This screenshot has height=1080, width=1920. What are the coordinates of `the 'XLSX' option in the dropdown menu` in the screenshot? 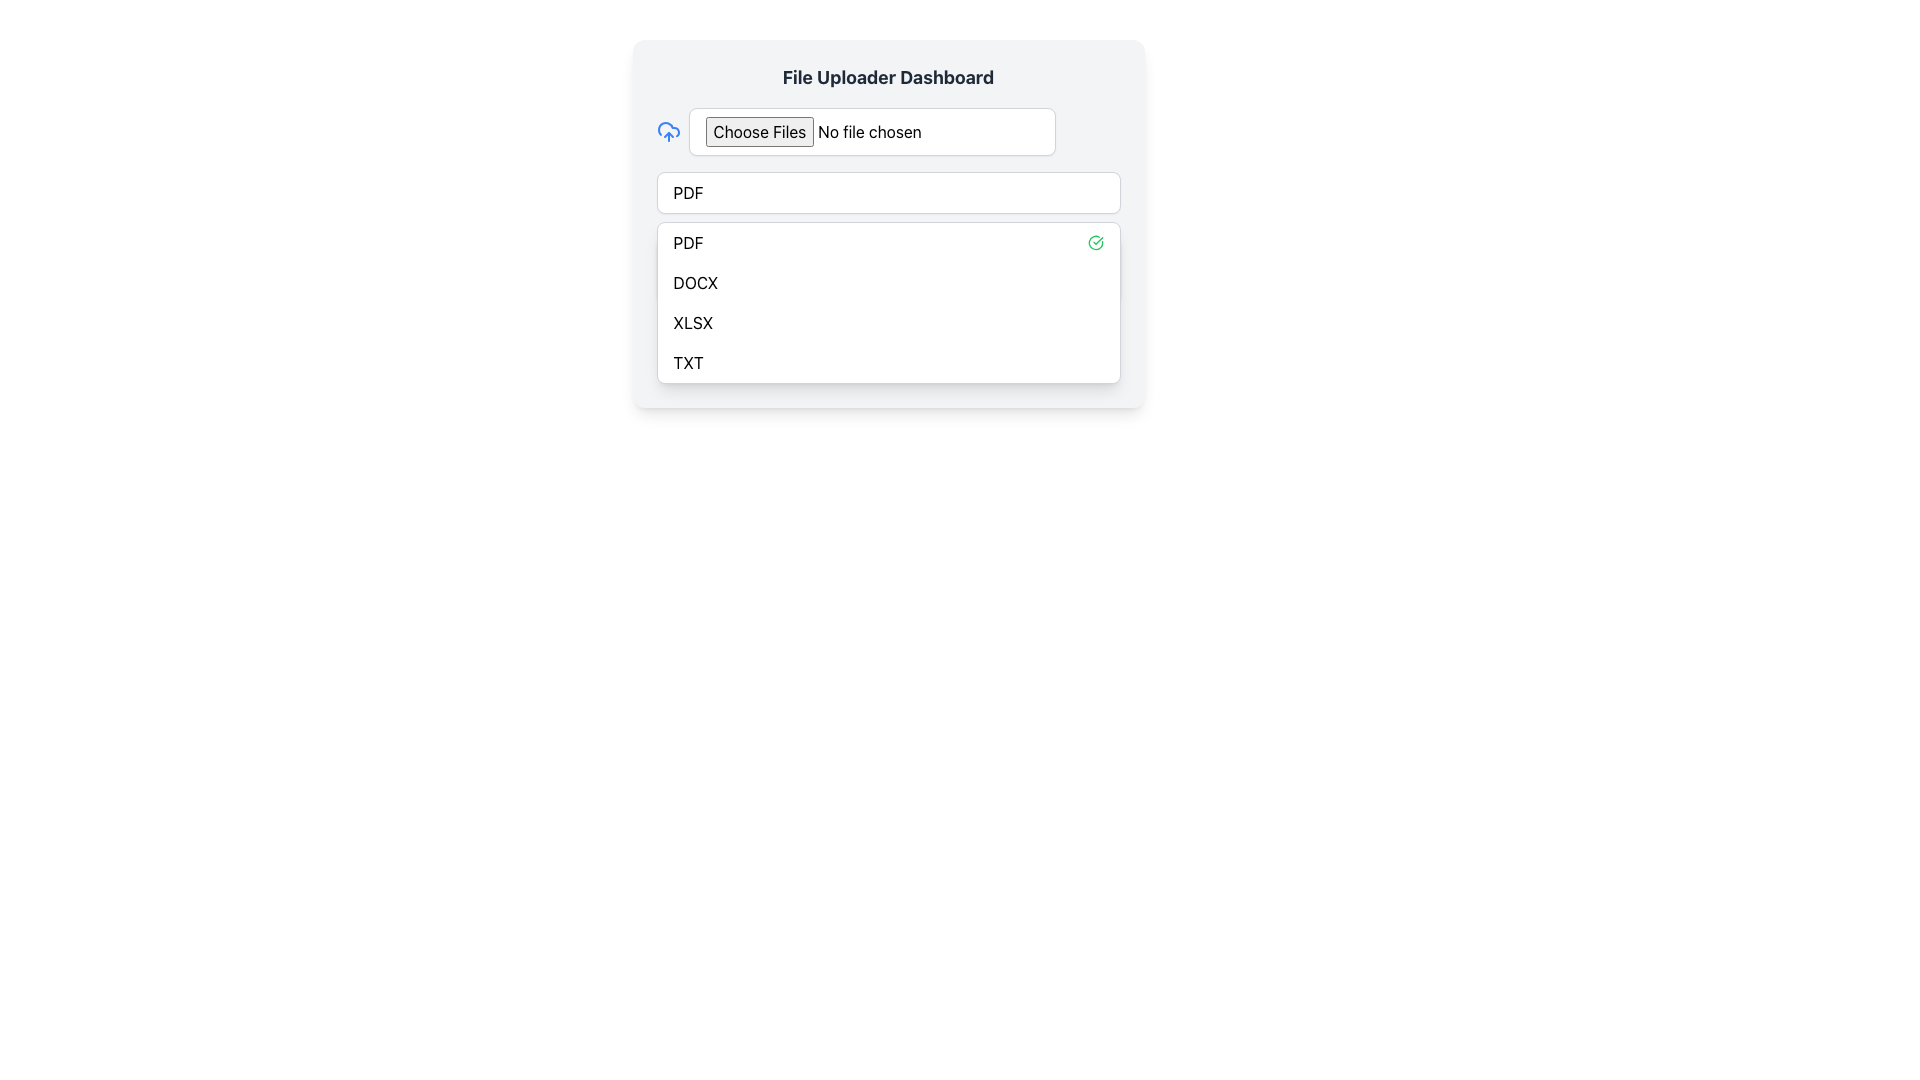 It's located at (887, 322).